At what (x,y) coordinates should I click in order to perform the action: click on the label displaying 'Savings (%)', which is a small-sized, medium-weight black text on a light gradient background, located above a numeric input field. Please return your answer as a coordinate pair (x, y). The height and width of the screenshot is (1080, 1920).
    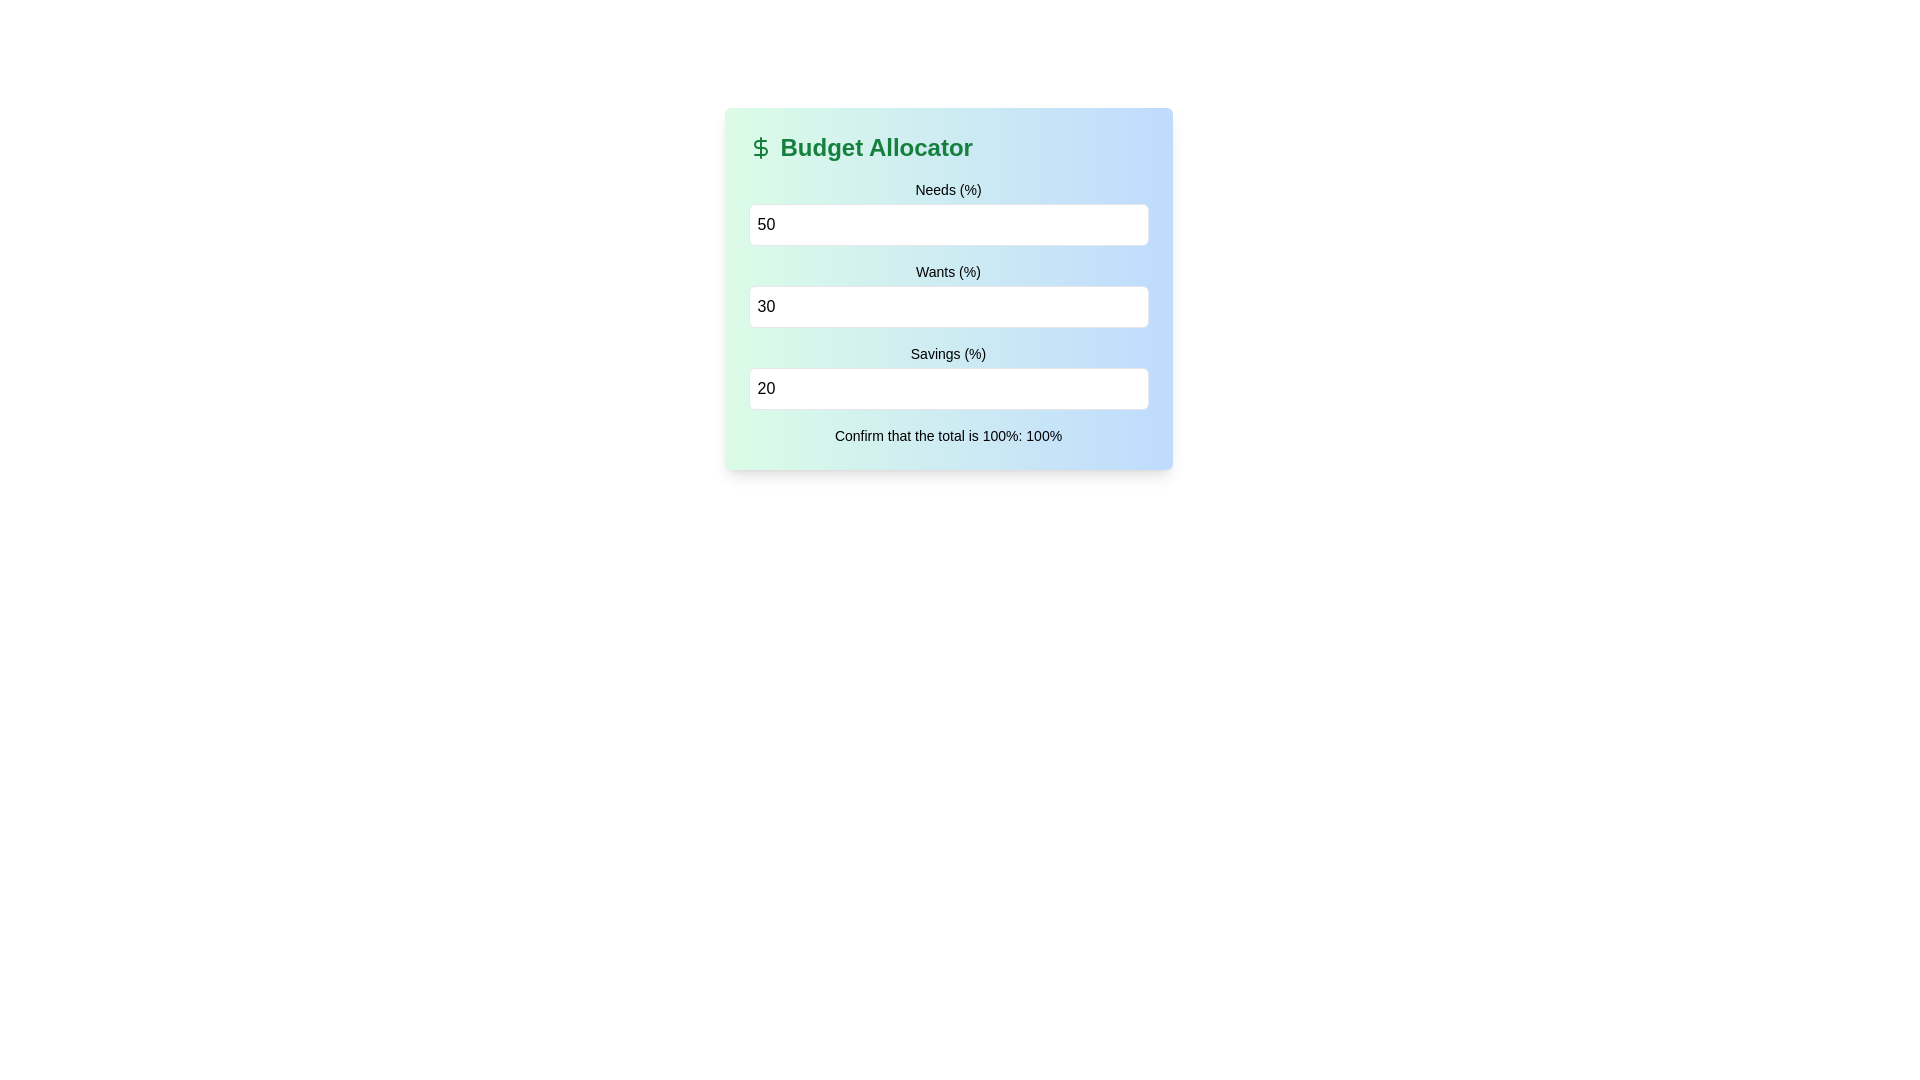
    Looking at the image, I should click on (947, 353).